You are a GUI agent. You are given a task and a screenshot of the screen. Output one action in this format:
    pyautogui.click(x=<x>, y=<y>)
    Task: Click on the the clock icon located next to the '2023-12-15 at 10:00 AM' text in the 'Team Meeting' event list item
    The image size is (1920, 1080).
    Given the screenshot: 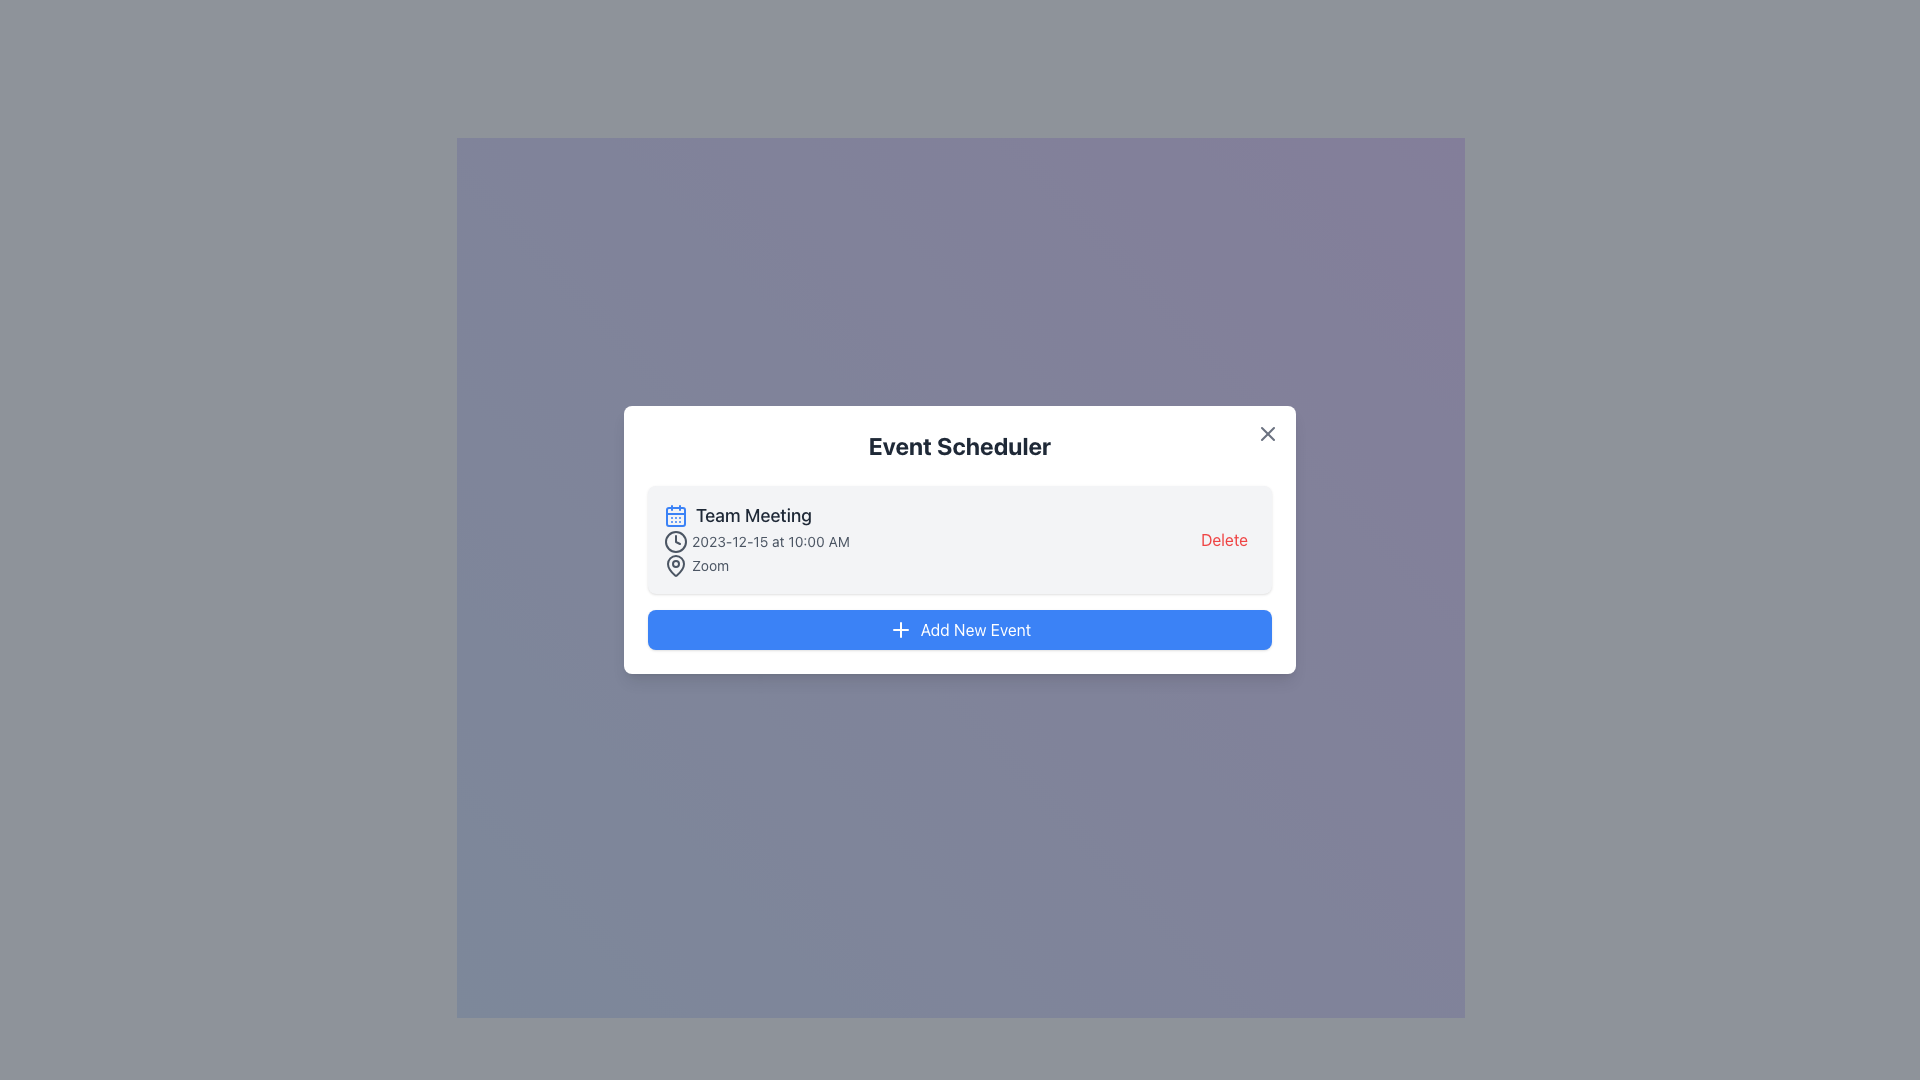 What is the action you would take?
    pyautogui.click(x=676, y=542)
    